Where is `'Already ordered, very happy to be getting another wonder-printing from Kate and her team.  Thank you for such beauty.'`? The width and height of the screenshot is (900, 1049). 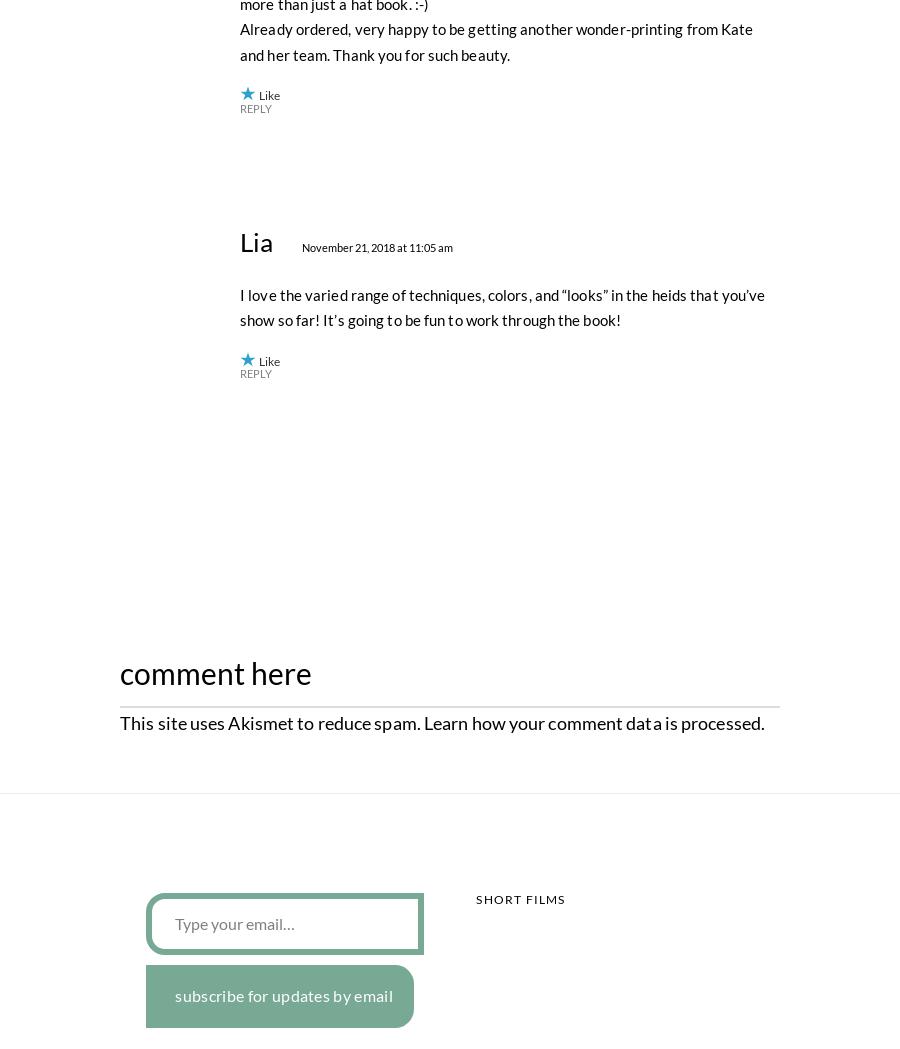 'Already ordered, very happy to be getting another wonder-printing from Kate and her team.  Thank you for such beauty.' is located at coordinates (495, 480).